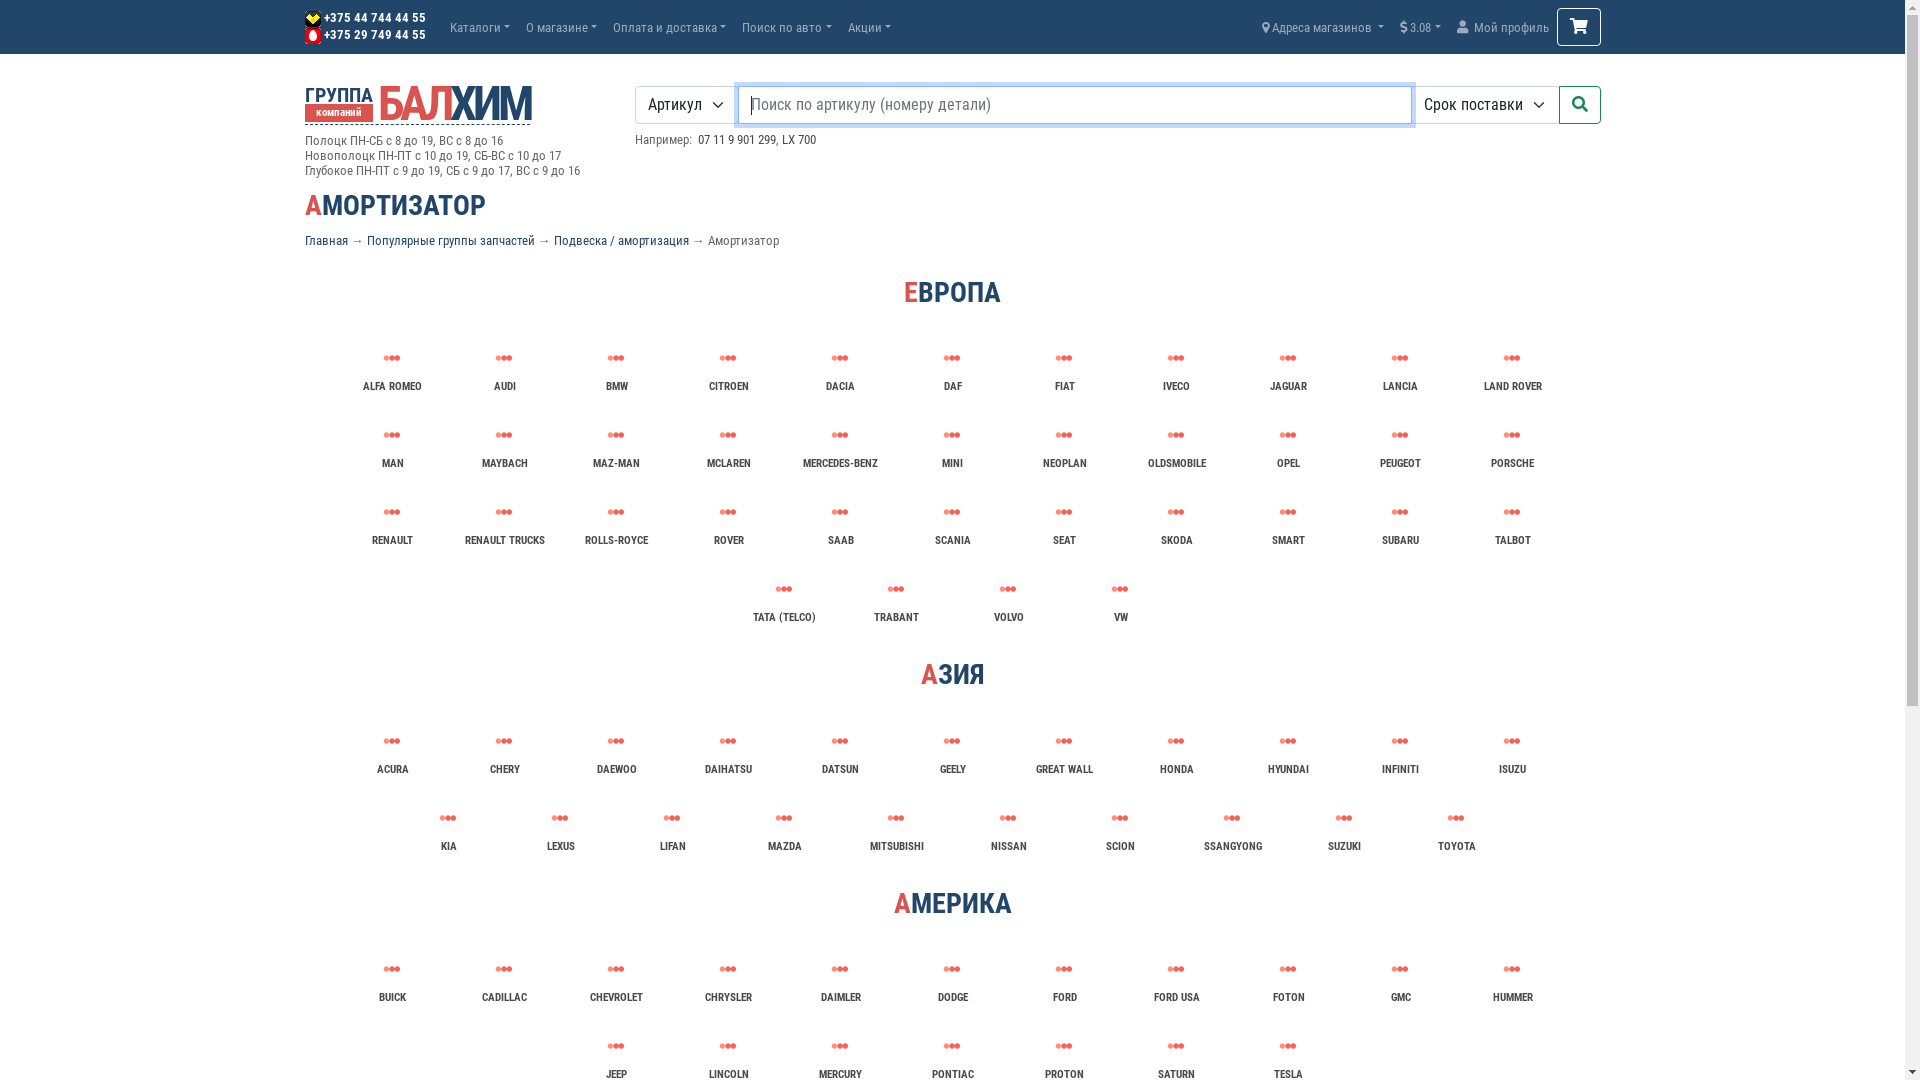 The width and height of the screenshot is (1920, 1080). I want to click on 'VOLVO', so click(1008, 588).